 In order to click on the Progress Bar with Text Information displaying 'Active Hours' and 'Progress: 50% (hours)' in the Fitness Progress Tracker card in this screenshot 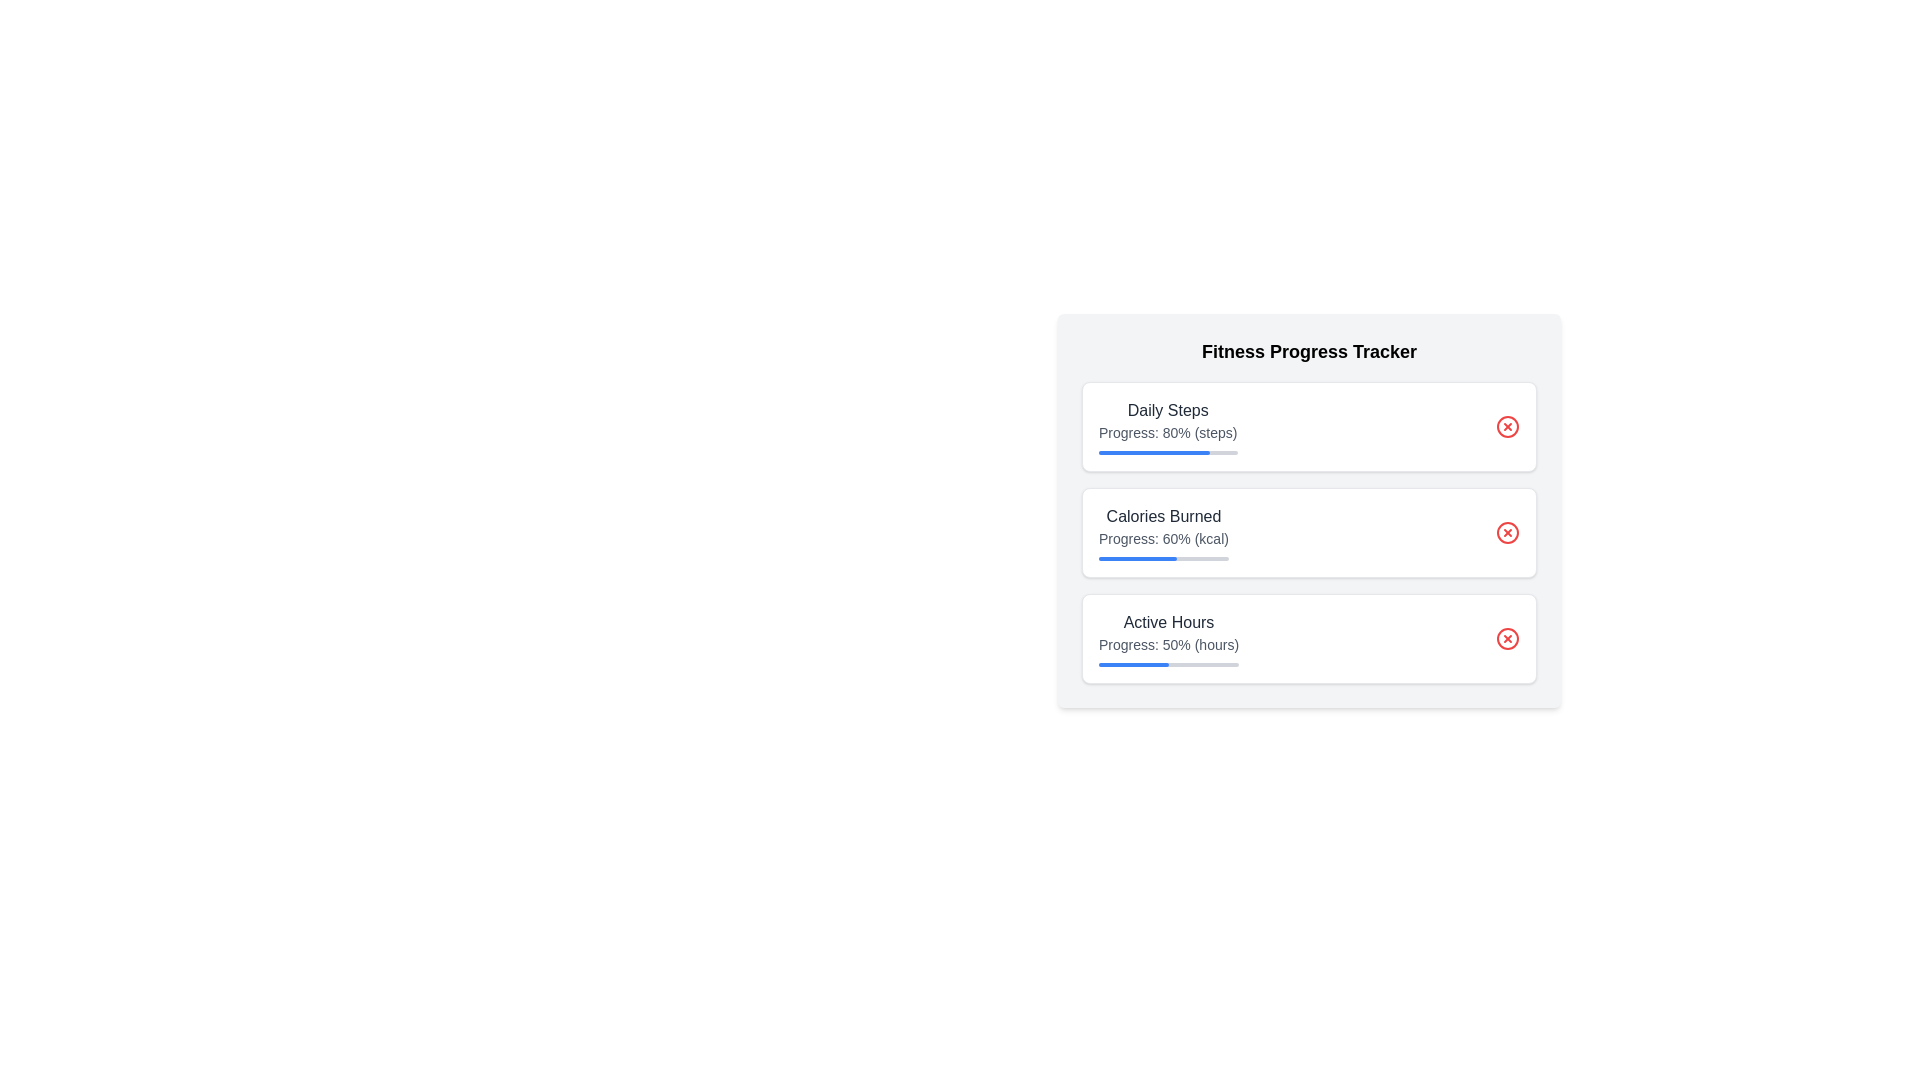, I will do `click(1169, 639)`.